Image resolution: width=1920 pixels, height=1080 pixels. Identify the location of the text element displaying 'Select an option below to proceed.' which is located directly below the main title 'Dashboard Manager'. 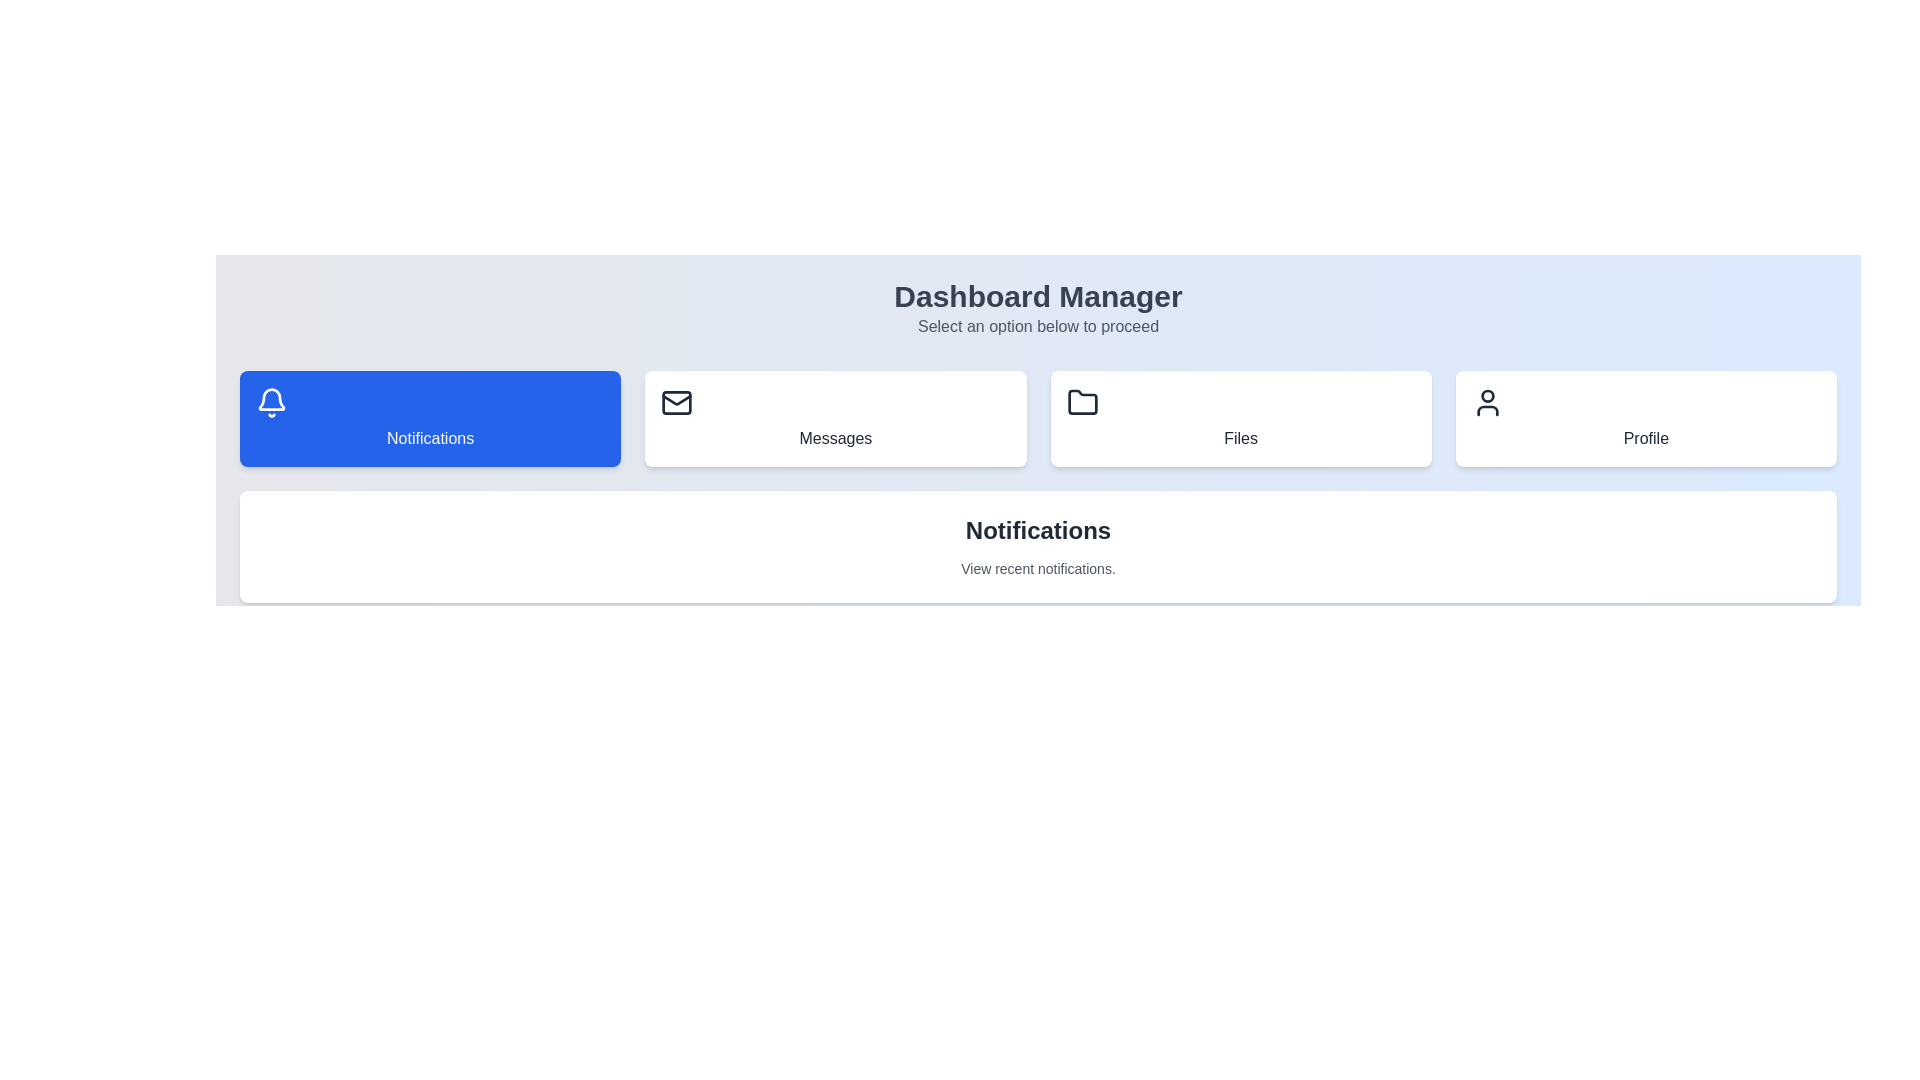
(1038, 326).